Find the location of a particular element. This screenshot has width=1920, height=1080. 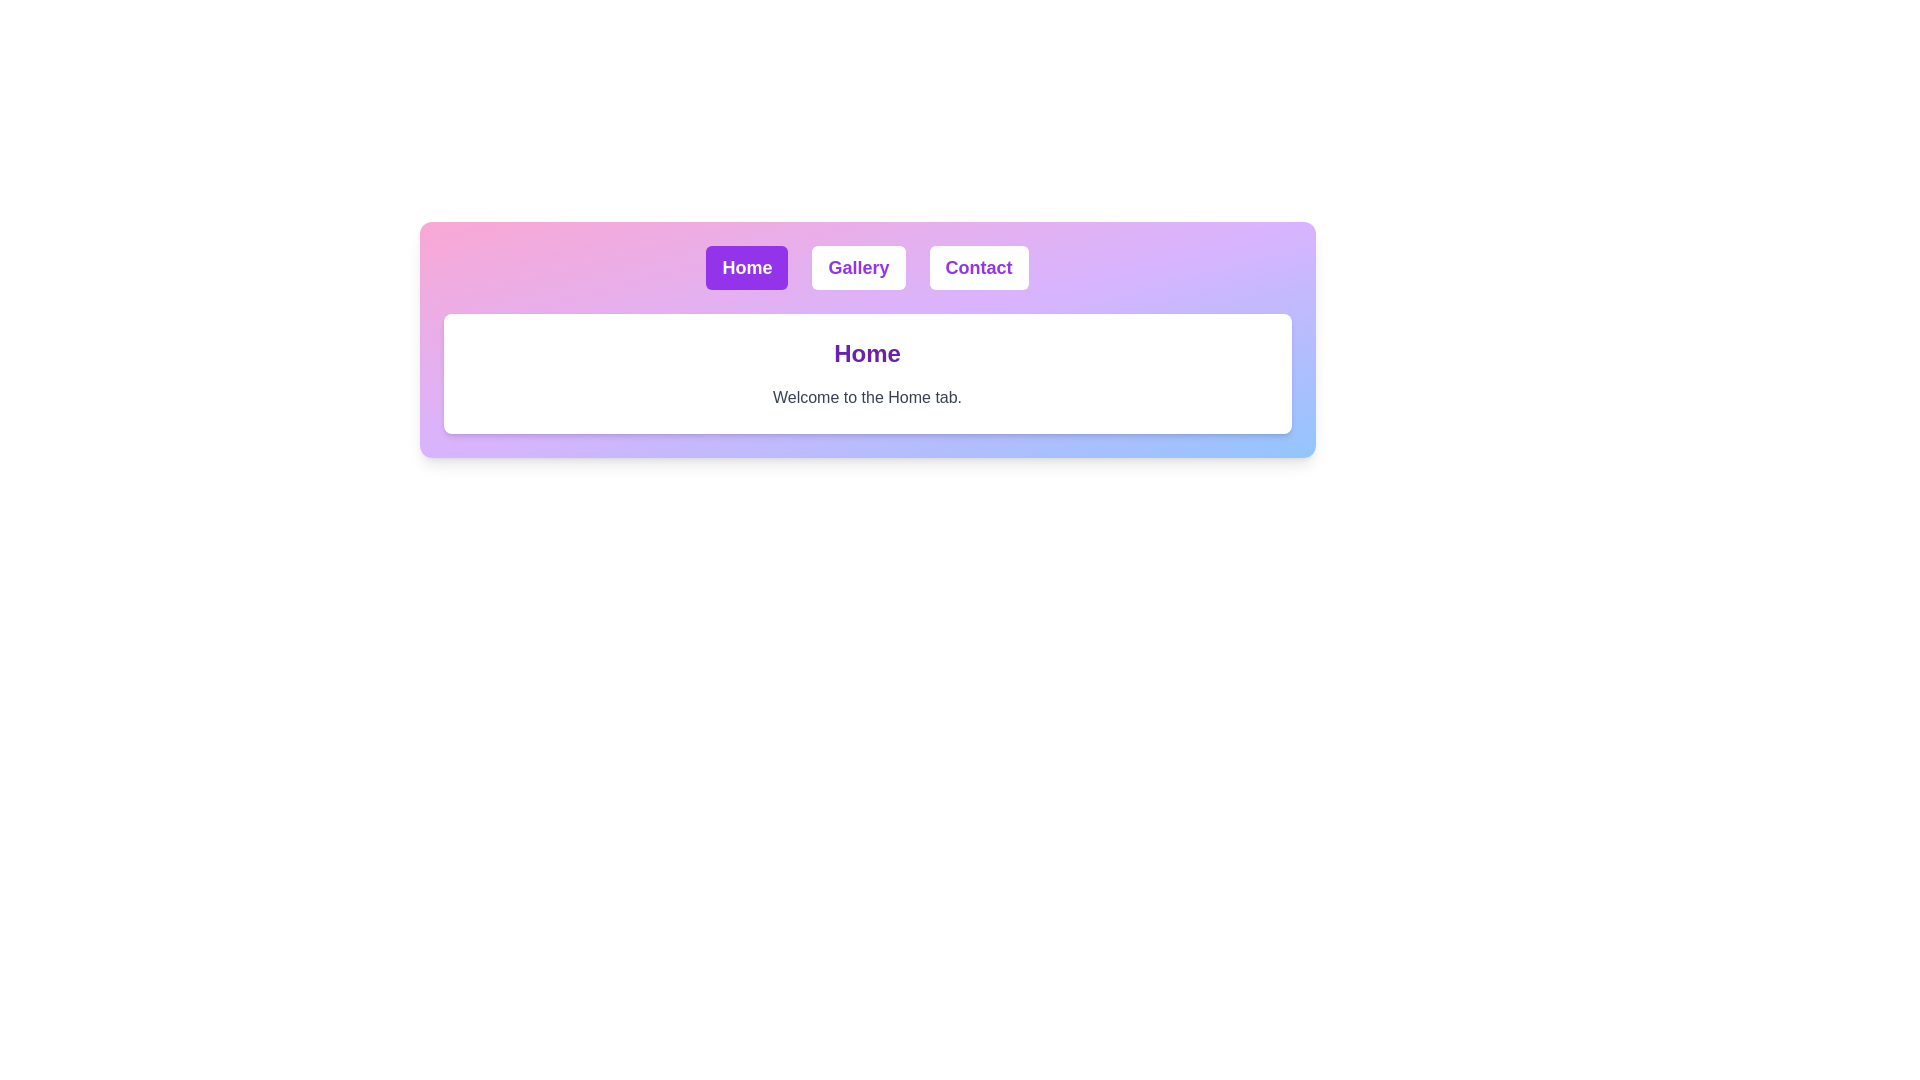

the Home tab to change the displayed content is located at coordinates (746, 266).